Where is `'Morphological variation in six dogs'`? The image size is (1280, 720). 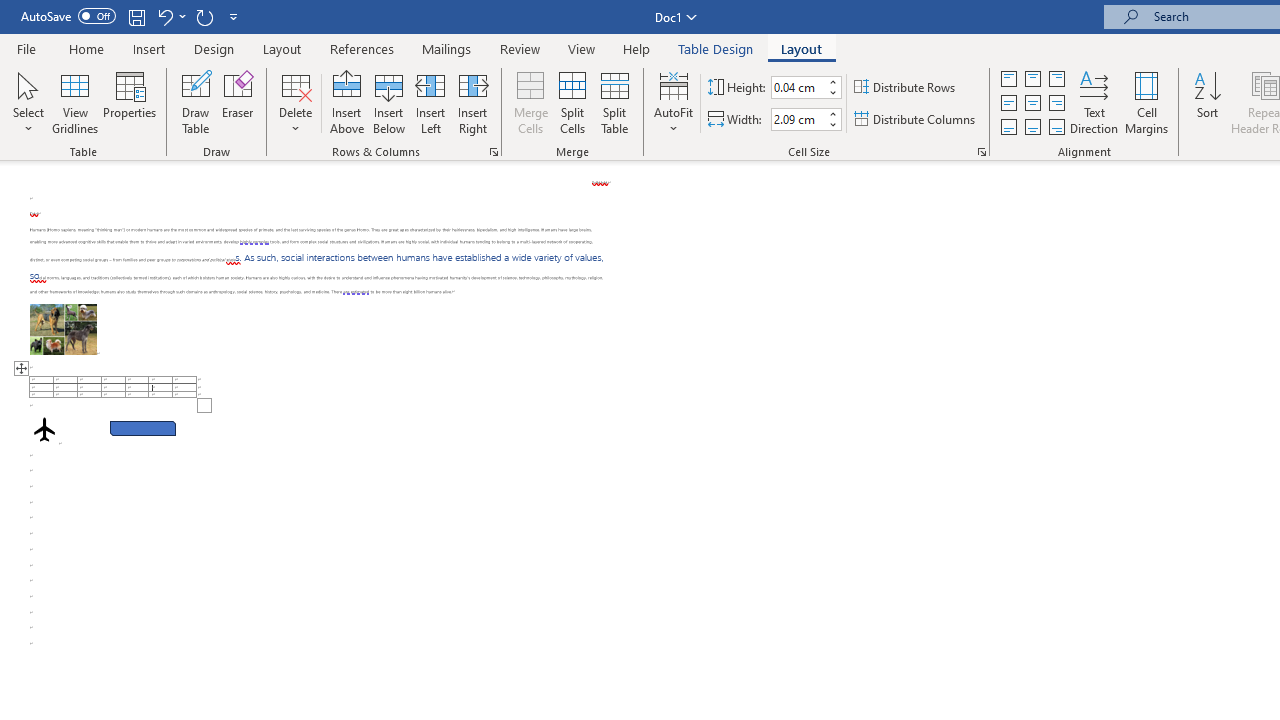
'Morphological variation in six dogs' is located at coordinates (63, 328).